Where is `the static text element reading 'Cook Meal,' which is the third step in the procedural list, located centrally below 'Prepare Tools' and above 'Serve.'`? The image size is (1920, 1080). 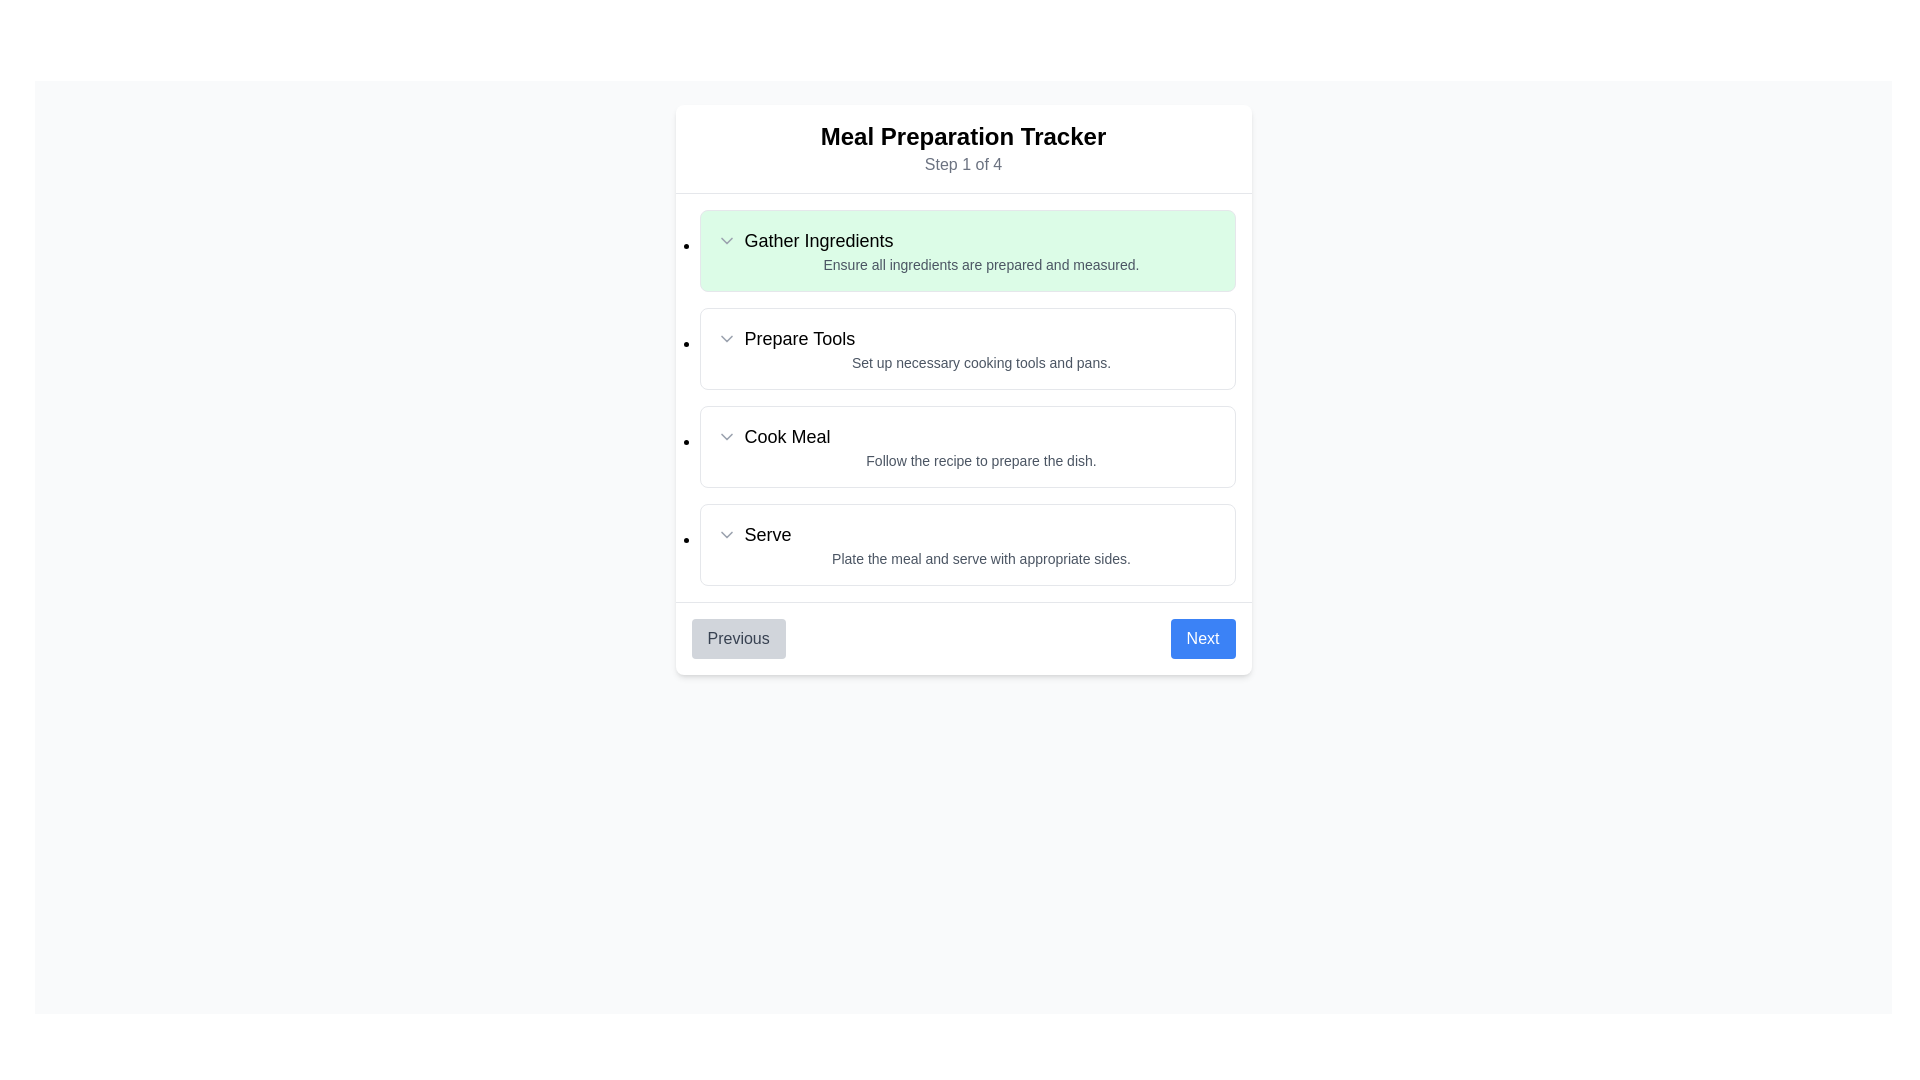
the static text element reading 'Cook Meal,' which is the third step in the procedural list, located centrally below 'Prepare Tools' and above 'Serve.' is located at coordinates (786, 435).